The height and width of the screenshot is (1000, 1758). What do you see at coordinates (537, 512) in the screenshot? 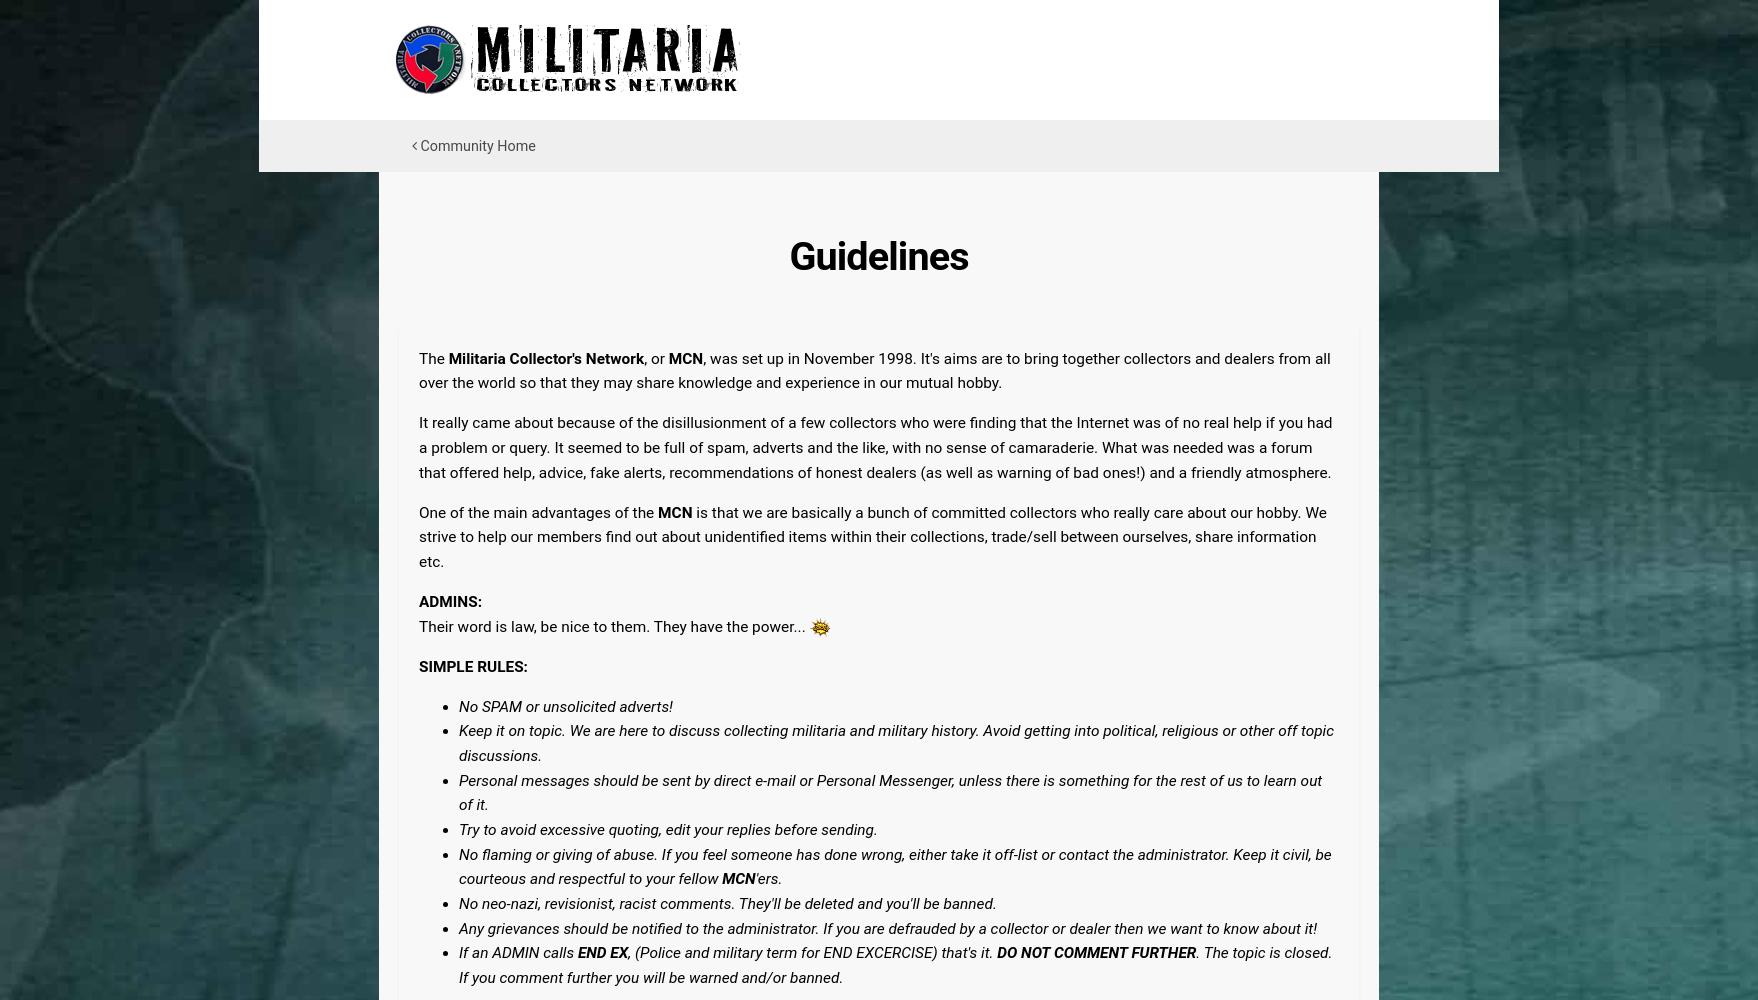
I see `'One of the main advantages of the'` at bounding box center [537, 512].